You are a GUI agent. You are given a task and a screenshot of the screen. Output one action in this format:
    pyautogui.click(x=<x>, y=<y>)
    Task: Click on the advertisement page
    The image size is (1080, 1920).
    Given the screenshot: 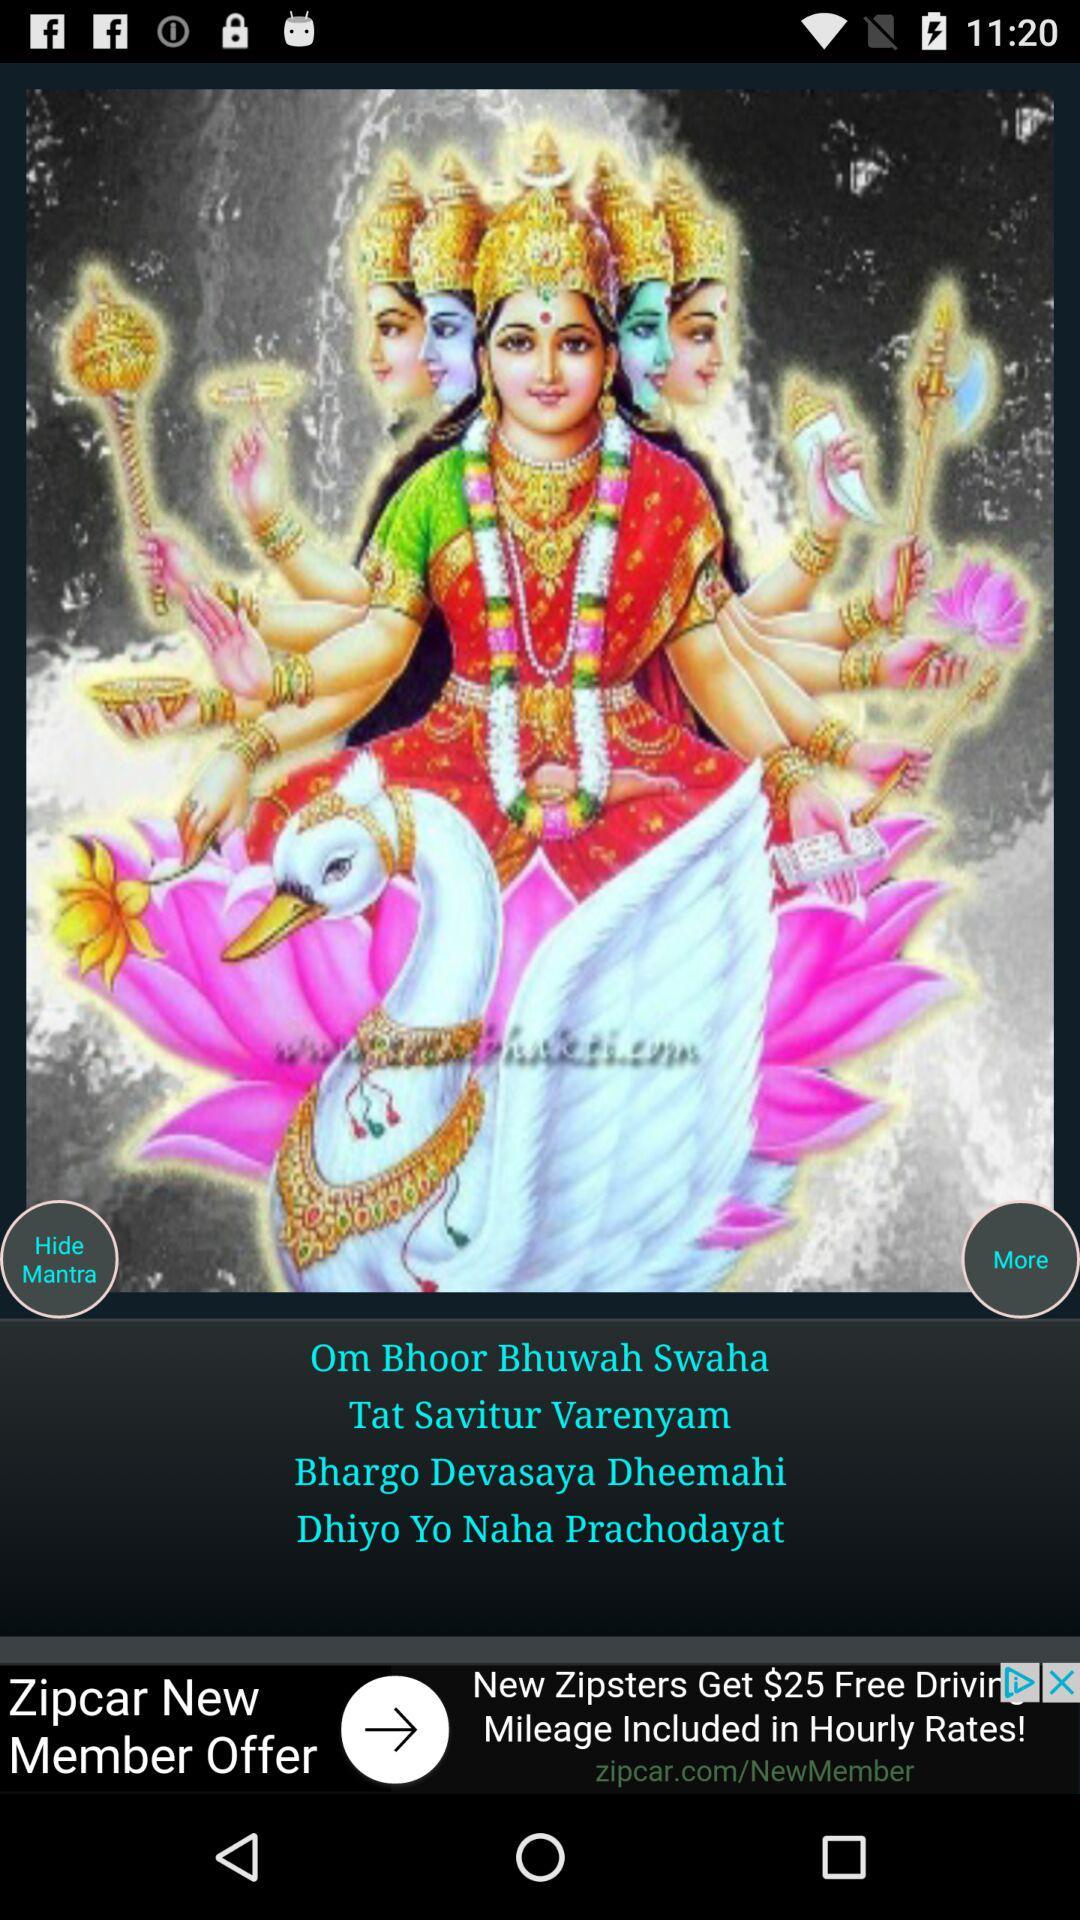 What is the action you would take?
    pyautogui.click(x=540, y=1727)
    